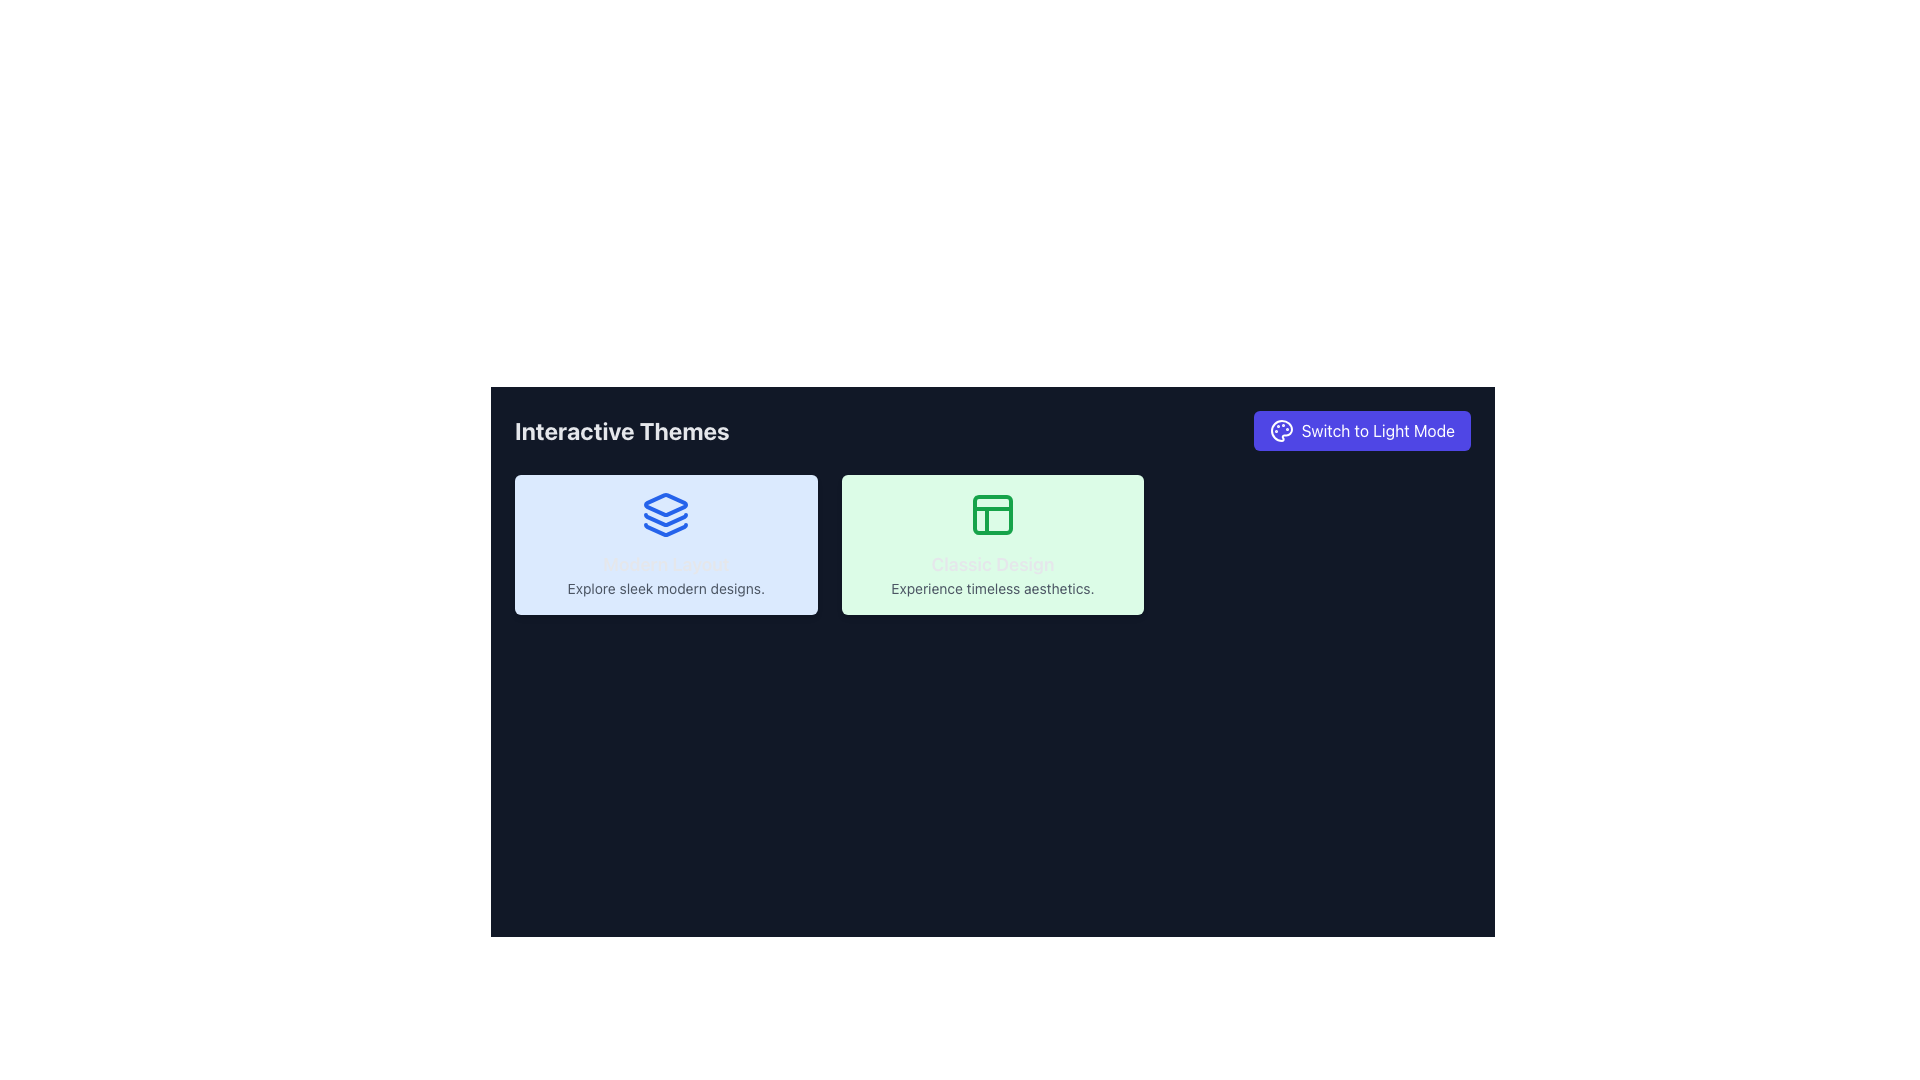  What do you see at coordinates (993, 544) in the screenshot?
I see `the 'Classic Design' Informational Card, which is the second card in a three-column grid layout, located to the right of the 'Modern Layout' card` at bounding box center [993, 544].